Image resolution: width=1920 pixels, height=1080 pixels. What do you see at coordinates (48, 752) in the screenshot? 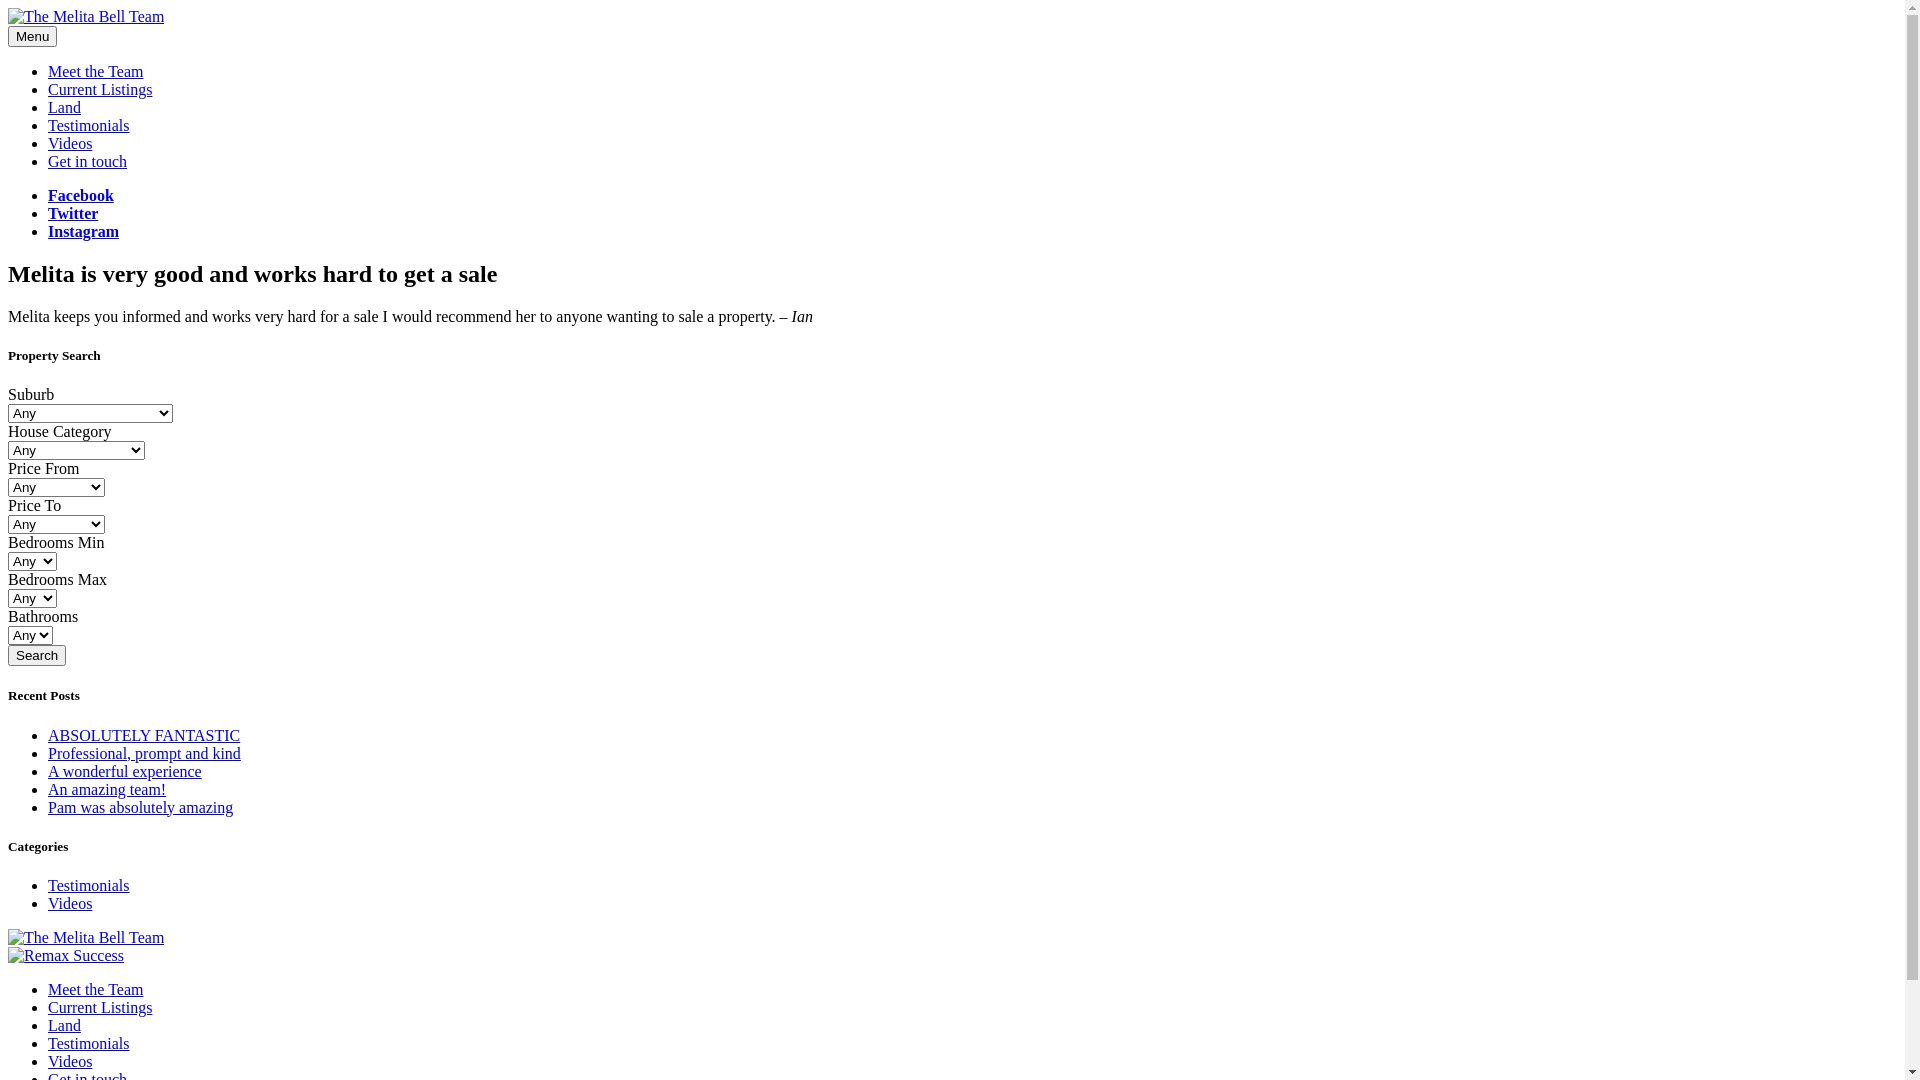
I see `'Professional, prompt and kind'` at bounding box center [48, 752].